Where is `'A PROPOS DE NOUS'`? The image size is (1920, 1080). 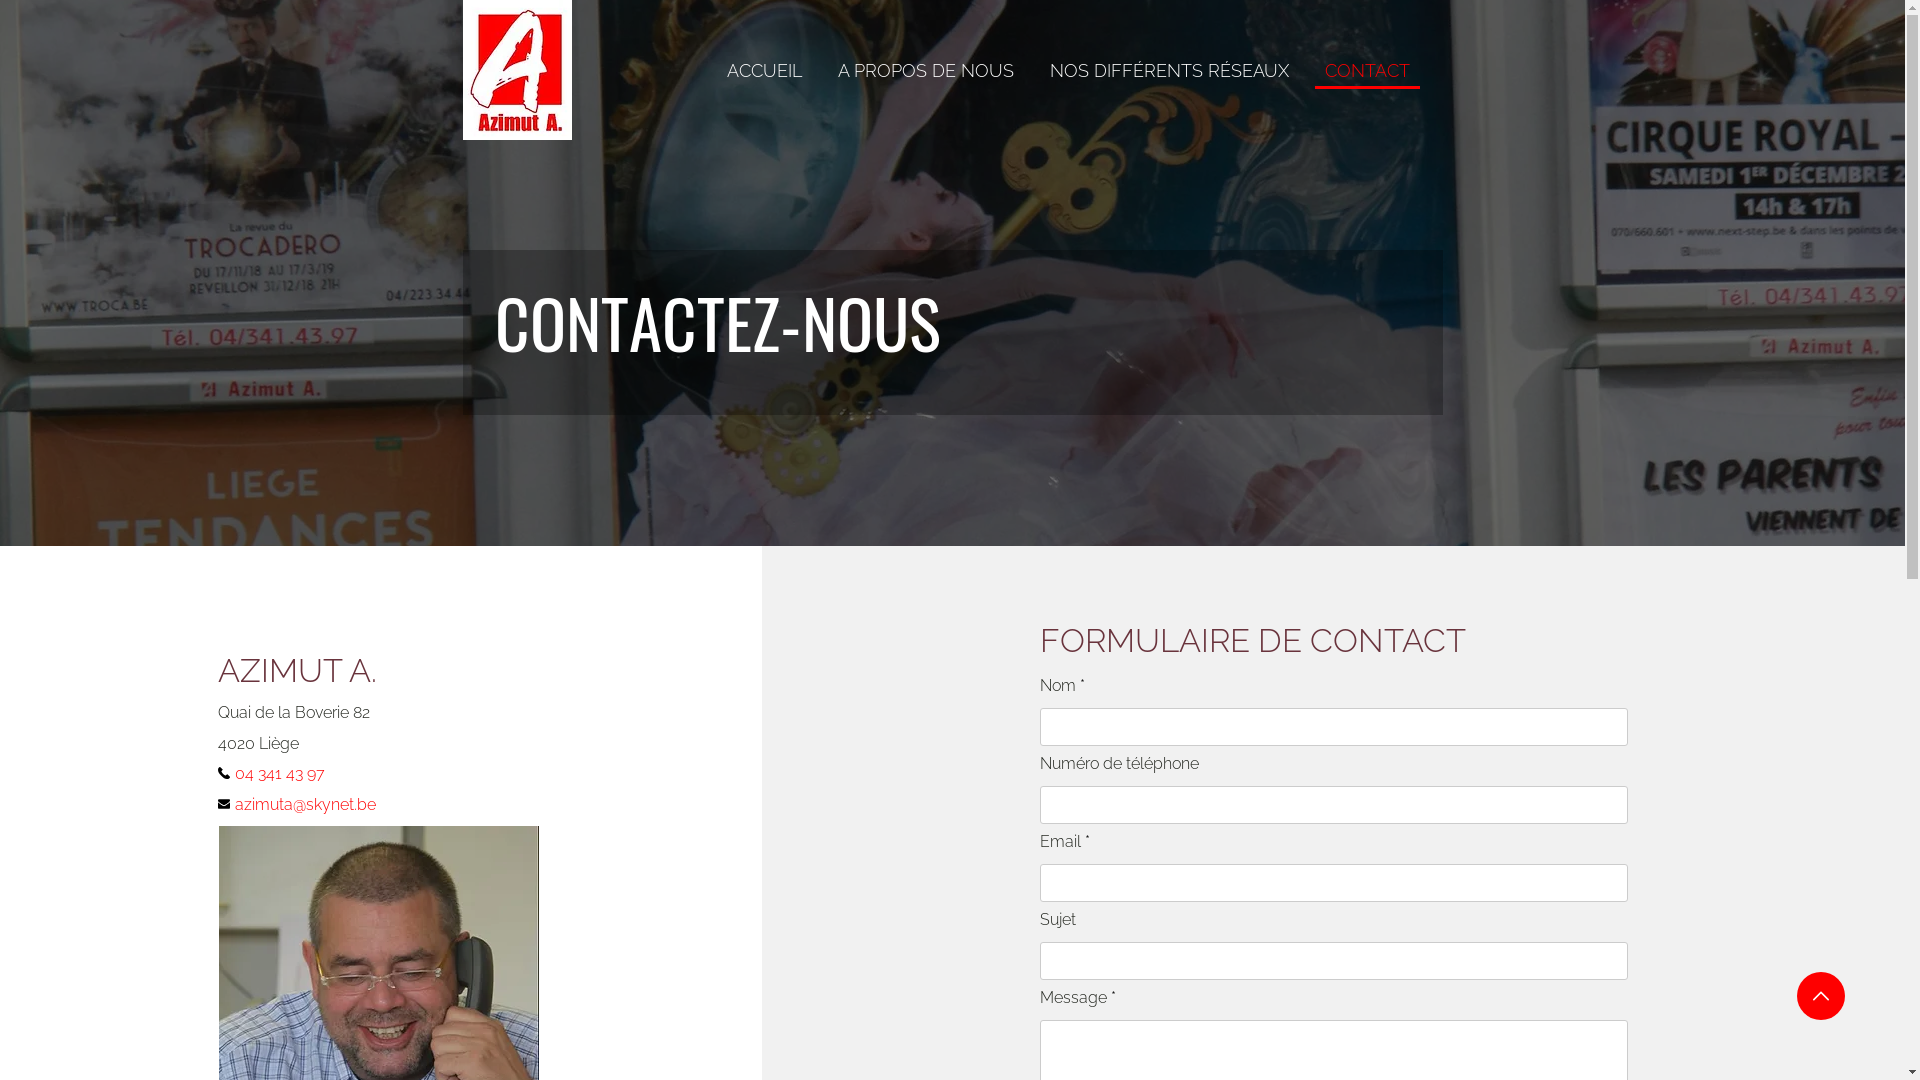
'A PROPOS DE NOUS' is located at coordinates (925, 71).